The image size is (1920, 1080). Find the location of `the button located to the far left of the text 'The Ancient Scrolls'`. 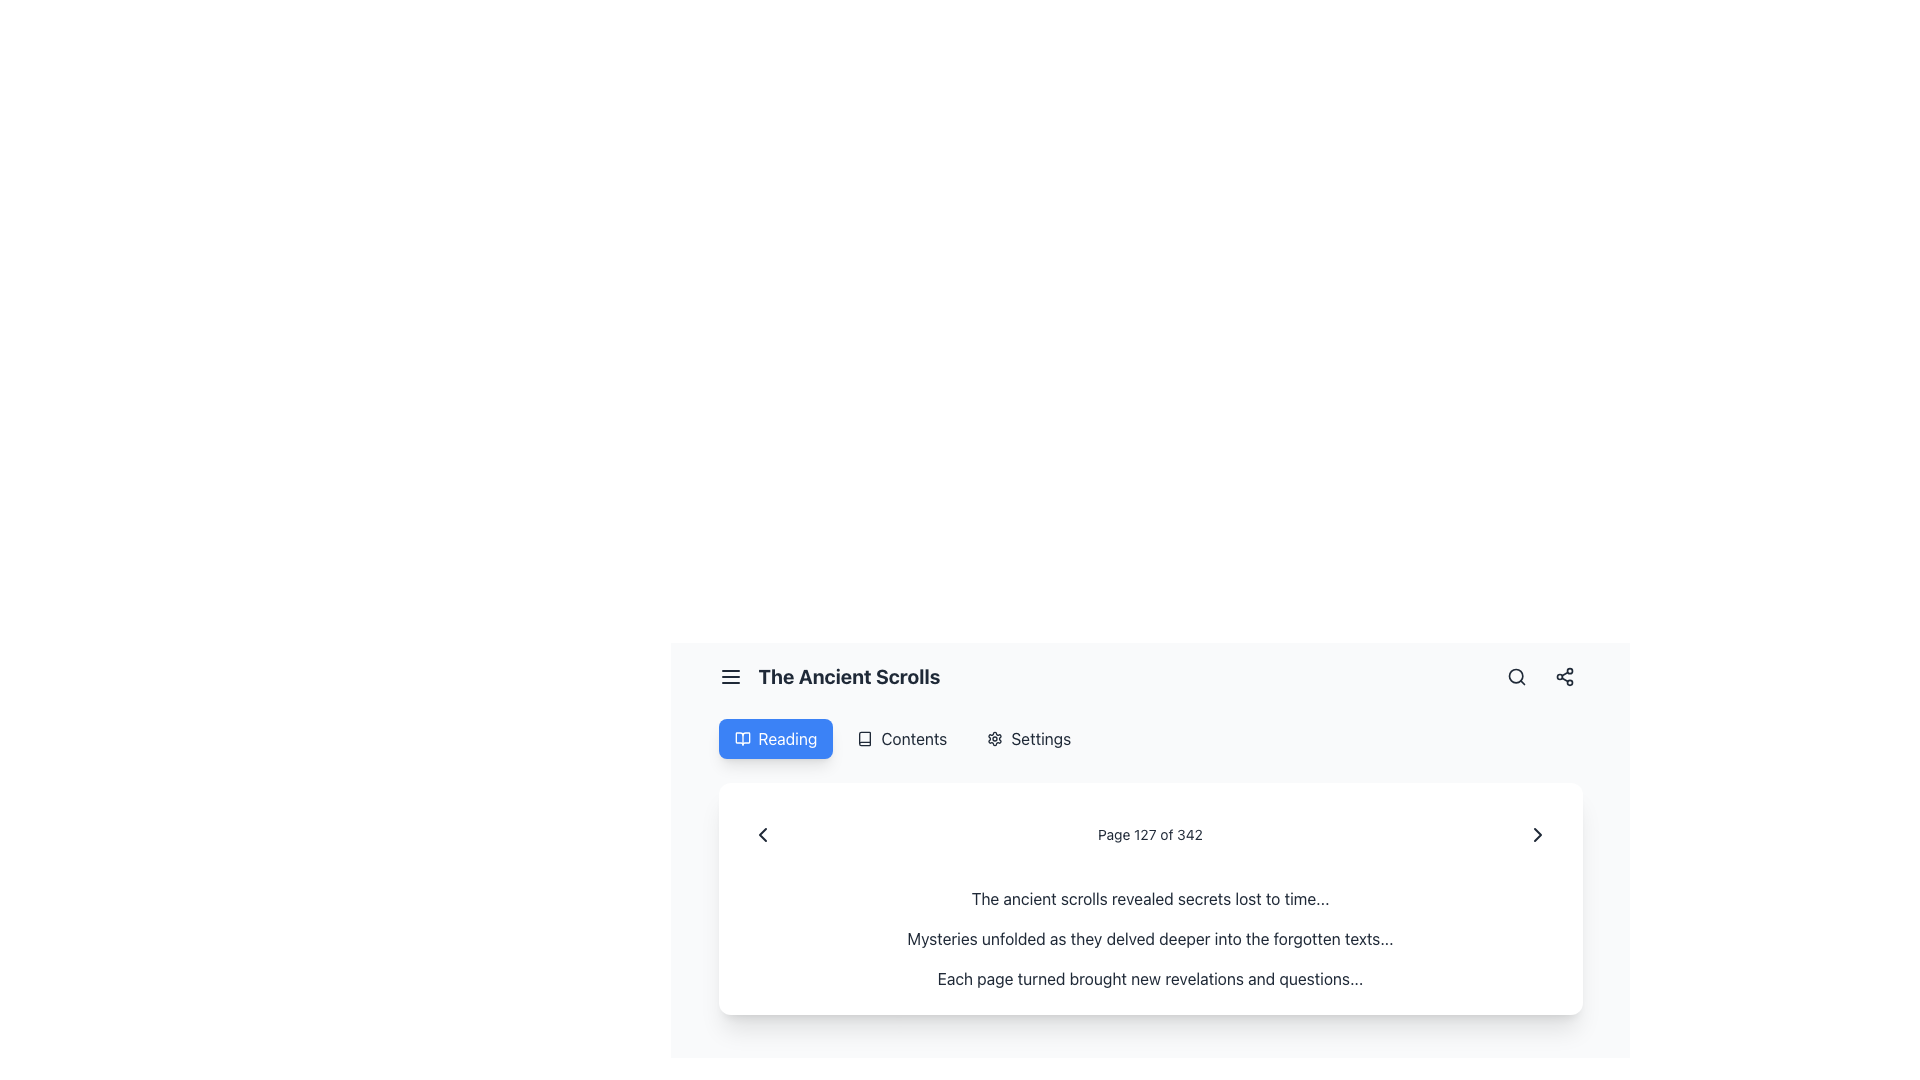

the button located to the far left of the text 'The Ancient Scrolls' is located at coordinates (729, 676).